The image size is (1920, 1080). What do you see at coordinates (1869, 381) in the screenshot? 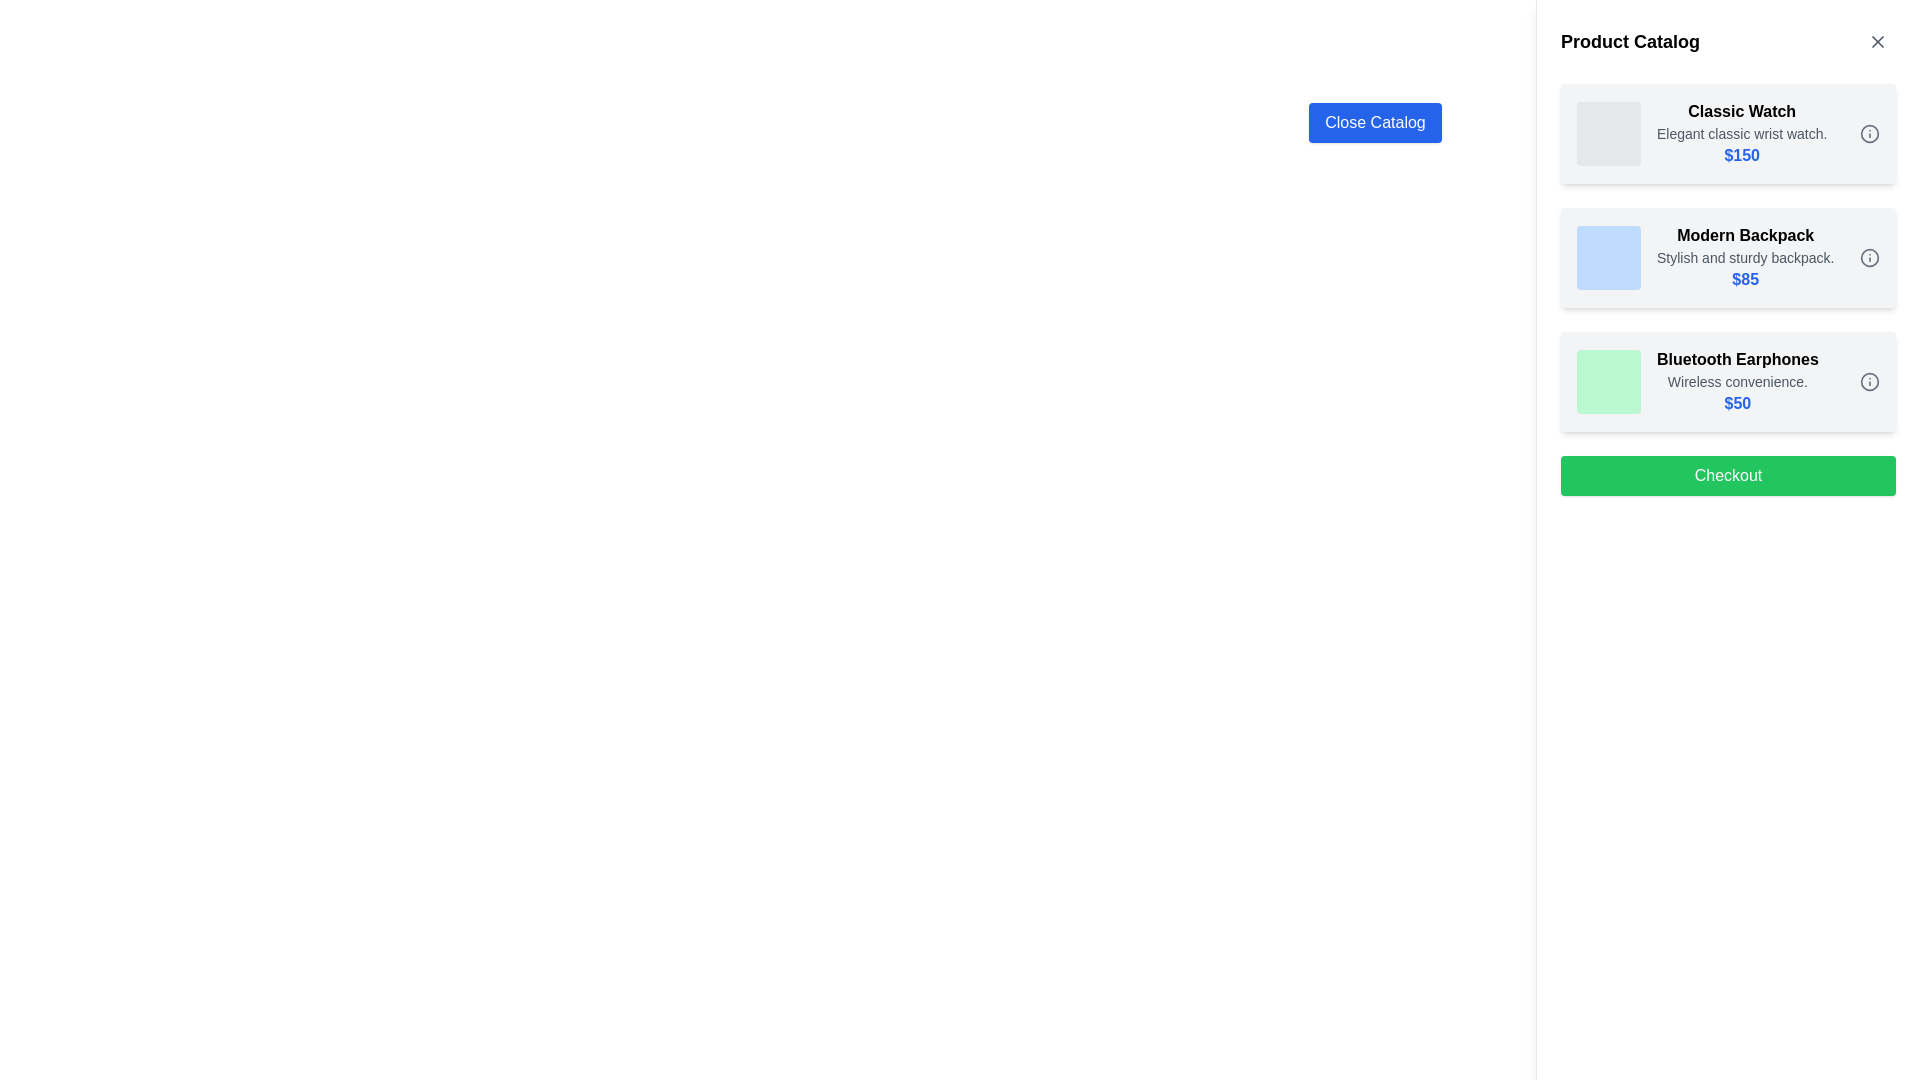
I see `the circular icon (SVG Circle) that serves as a background for graphical components in the Product Catalog section, located to the far-right of the 'Bluetooth Earphones' product card` at bounding box center [1869, 381].